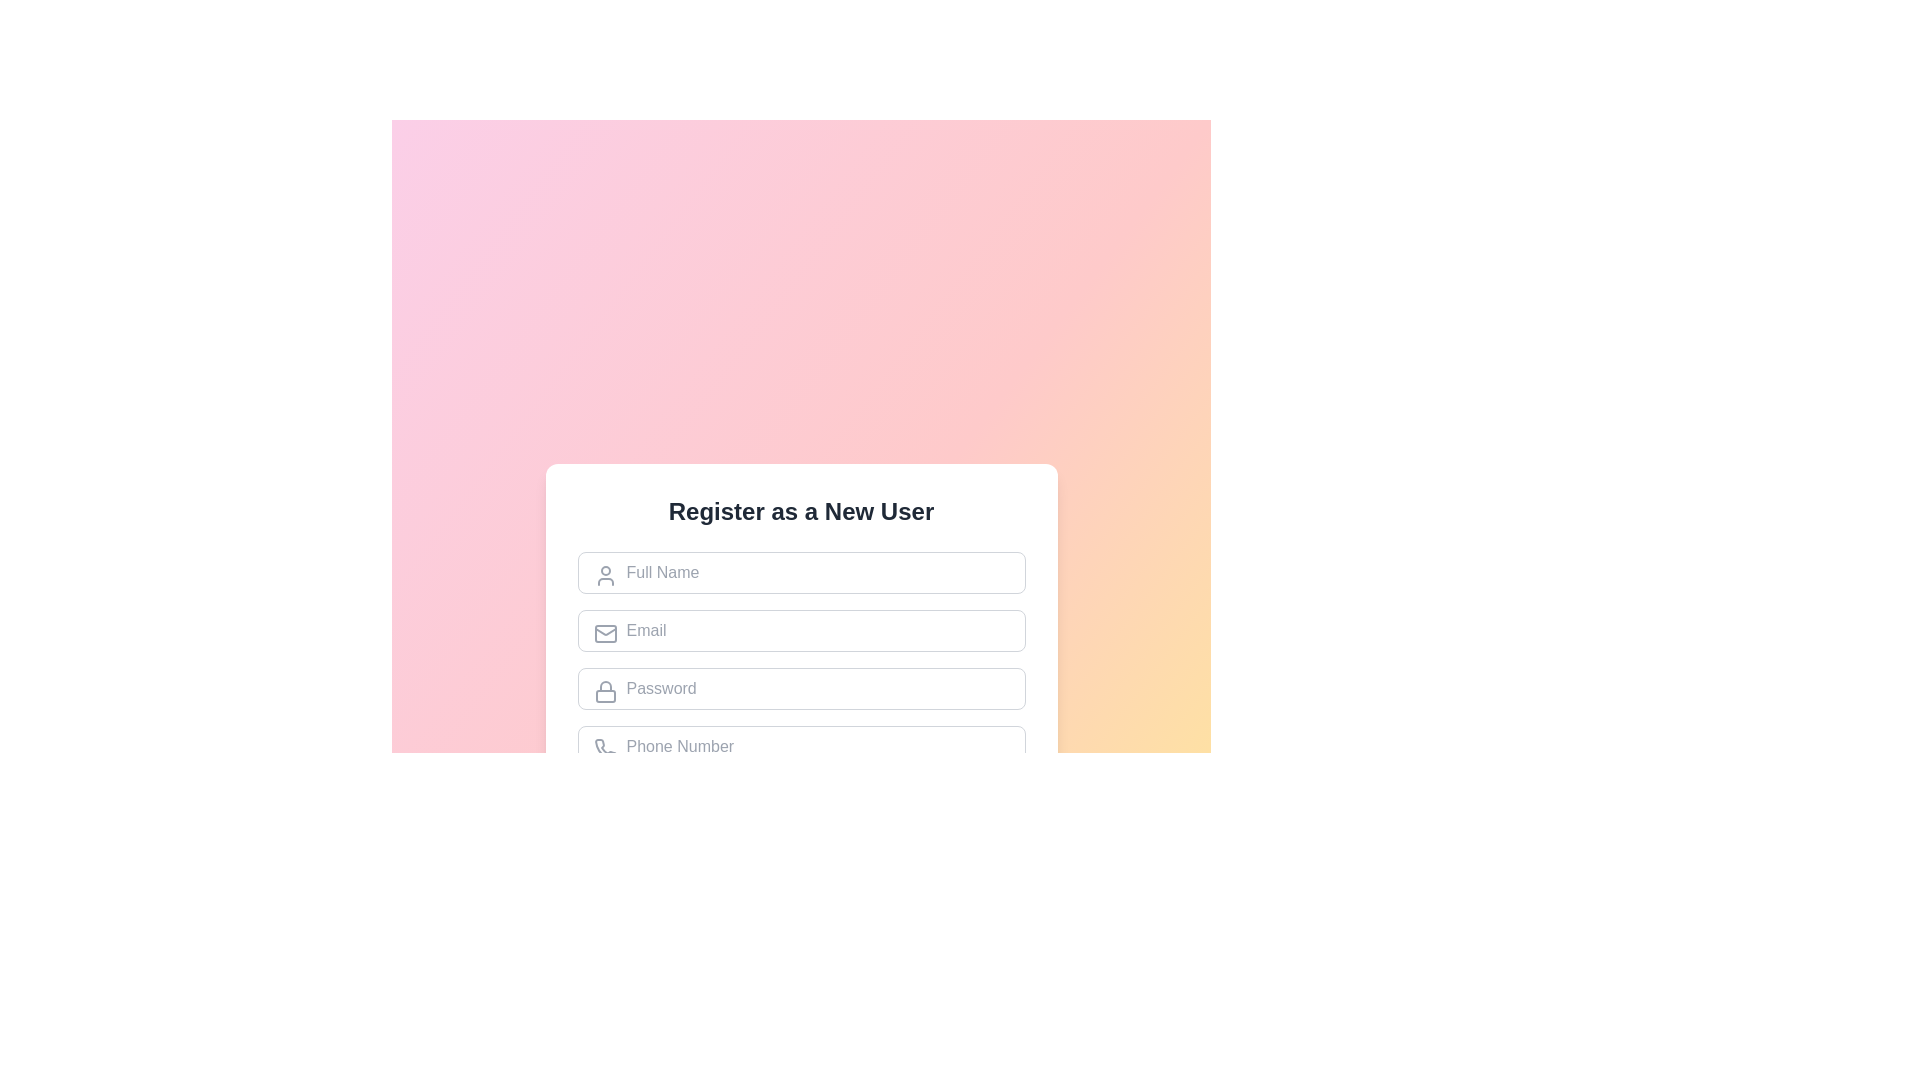 The image size is (1920, 1080). What do you see at coordinates (604, 632) in the screenshot?
I see `the graphic decoration resembling the envelope's closing flap, which is part of the email icon in the registration form` at bounding box center [604, 632].